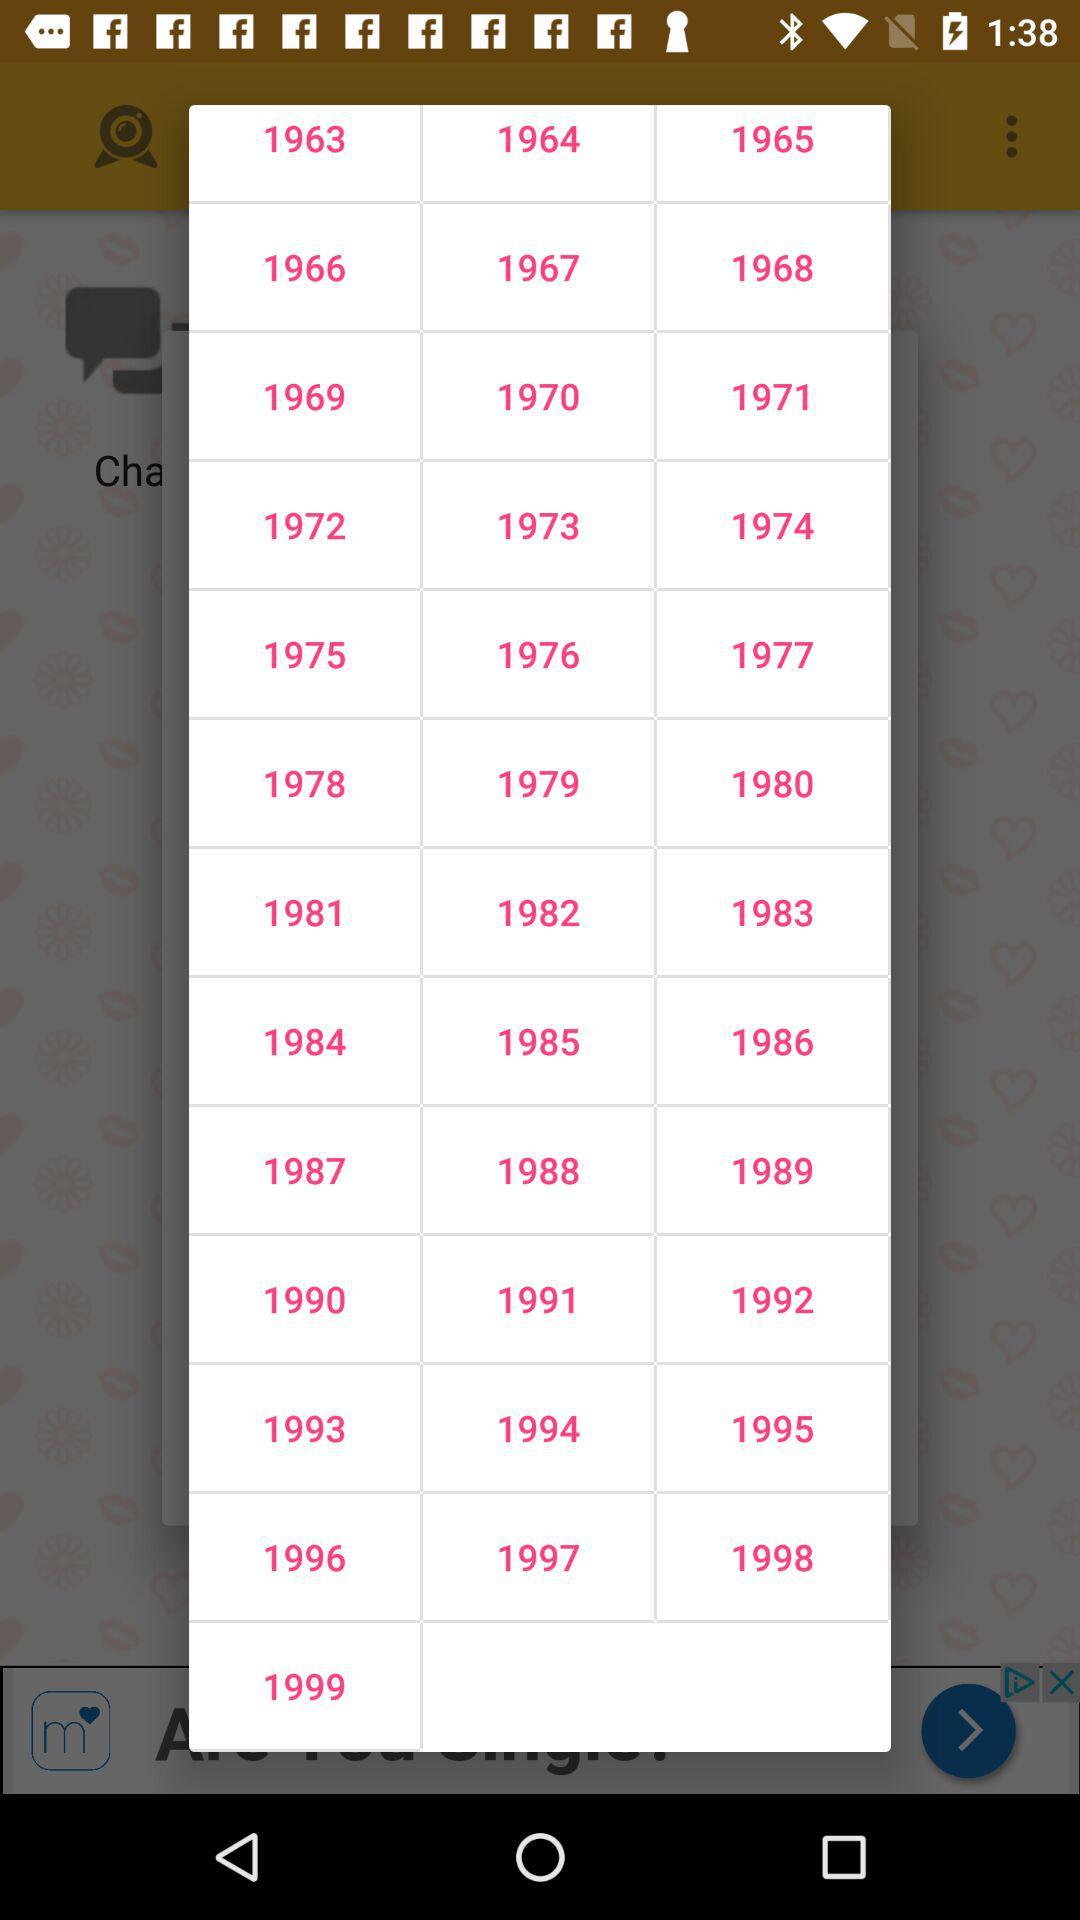 This screenshot has height=1920, width=1080. Describe the element at coordinates (537, 396) in the screenshot. I see `icon below 1966` at that location.